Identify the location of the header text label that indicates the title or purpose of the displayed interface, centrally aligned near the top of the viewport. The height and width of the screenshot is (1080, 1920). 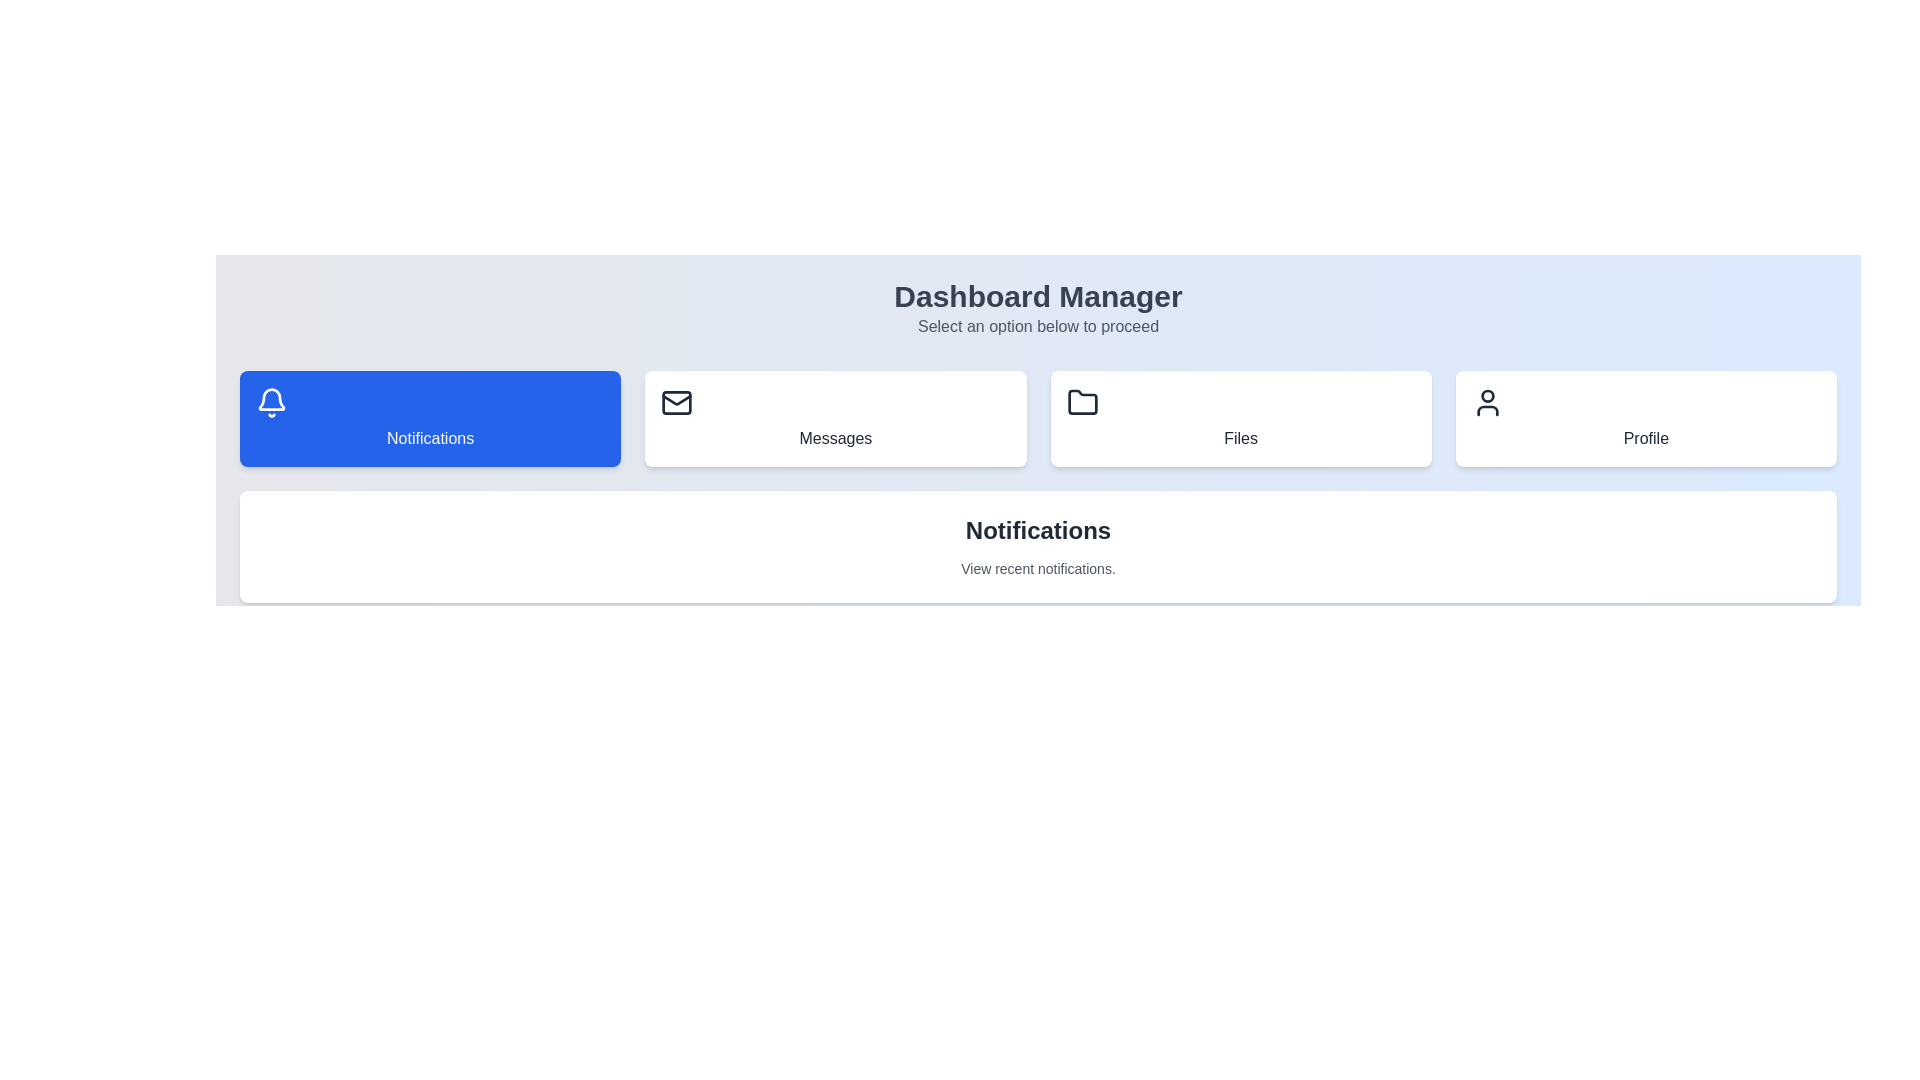
(1038, 297).